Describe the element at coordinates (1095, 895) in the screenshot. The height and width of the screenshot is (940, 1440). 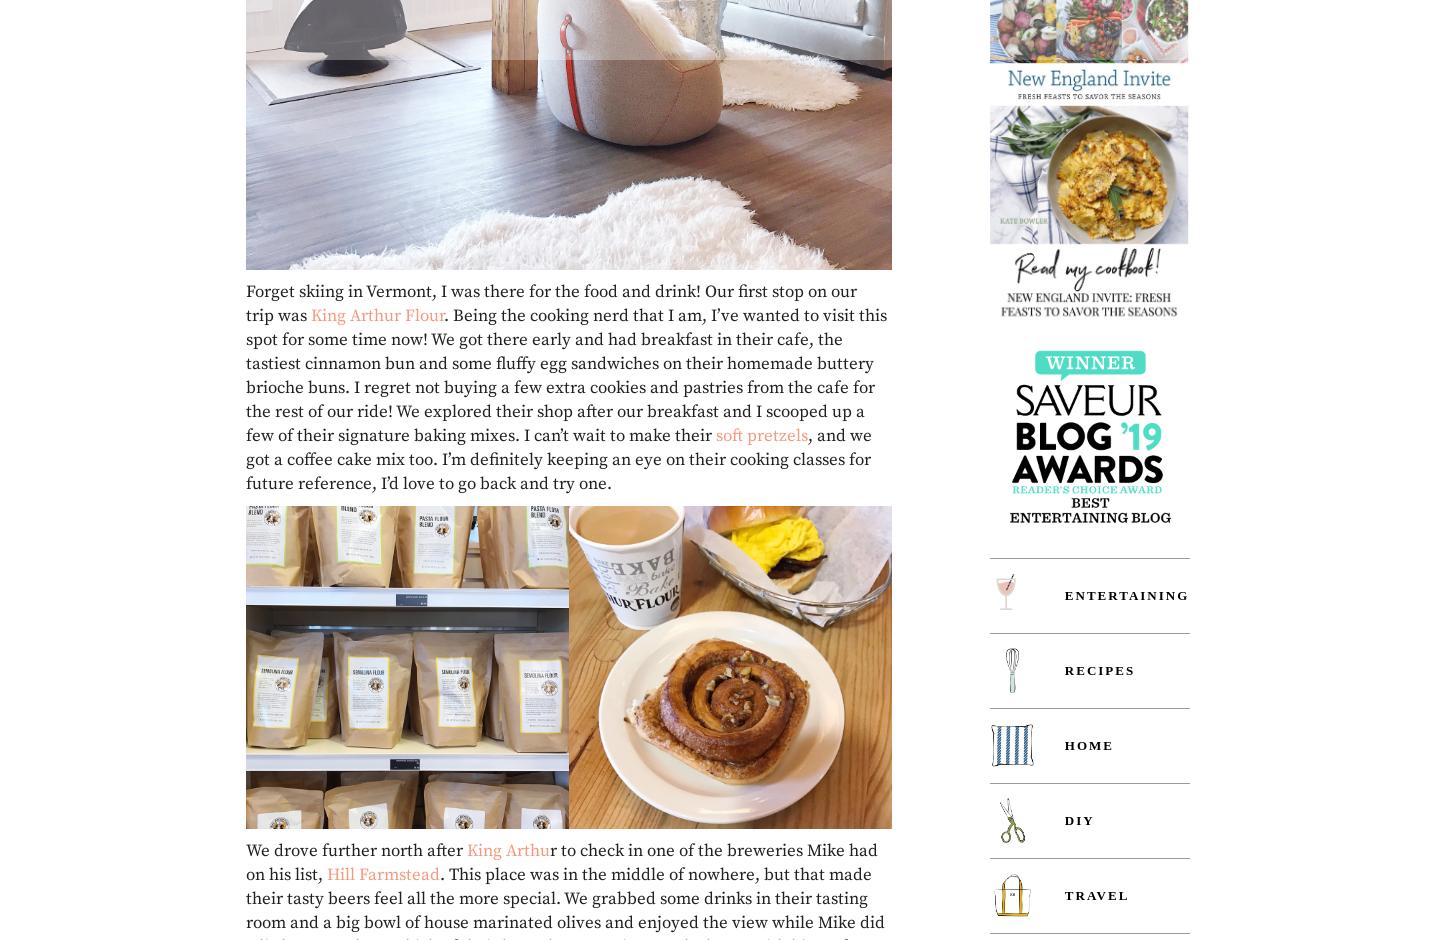
I see `'travel'` at that location.